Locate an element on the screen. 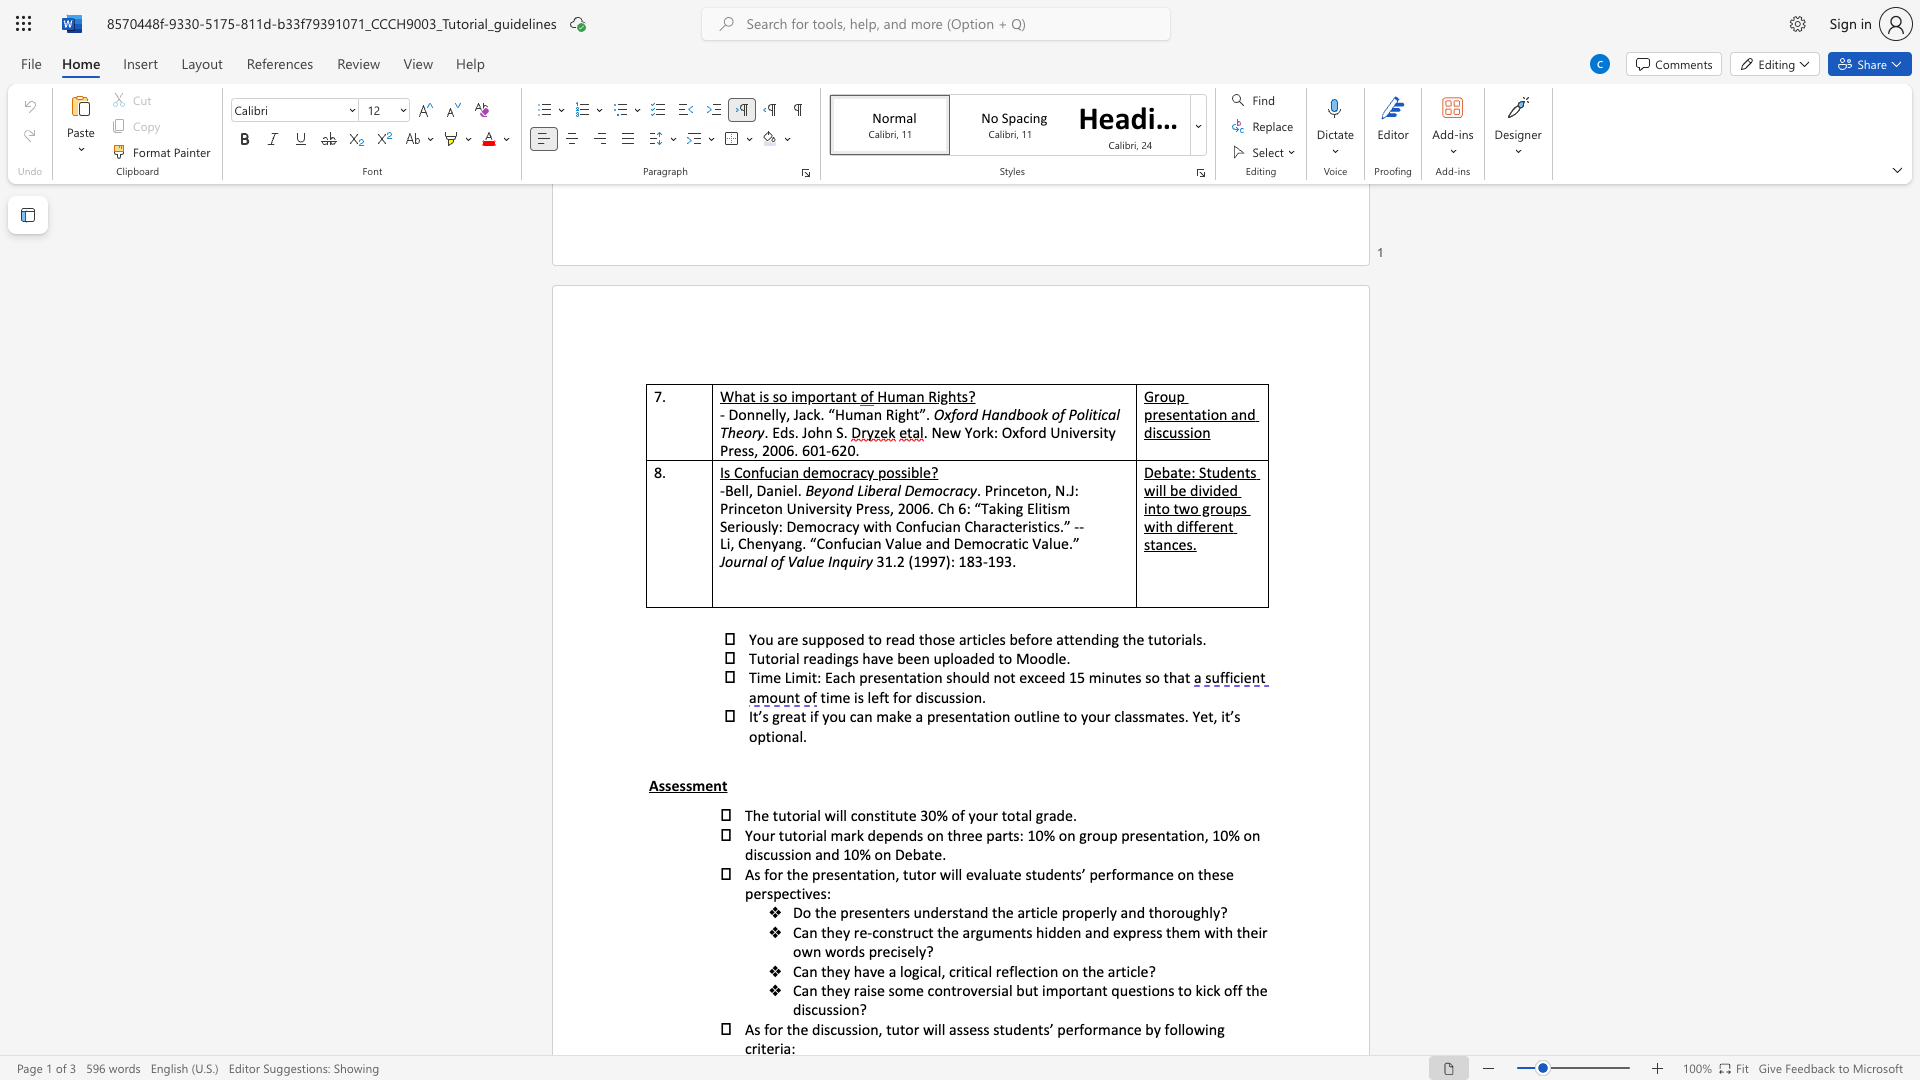  the subset text "ti" within the text "constitute" is located at coordinates (880, 815).